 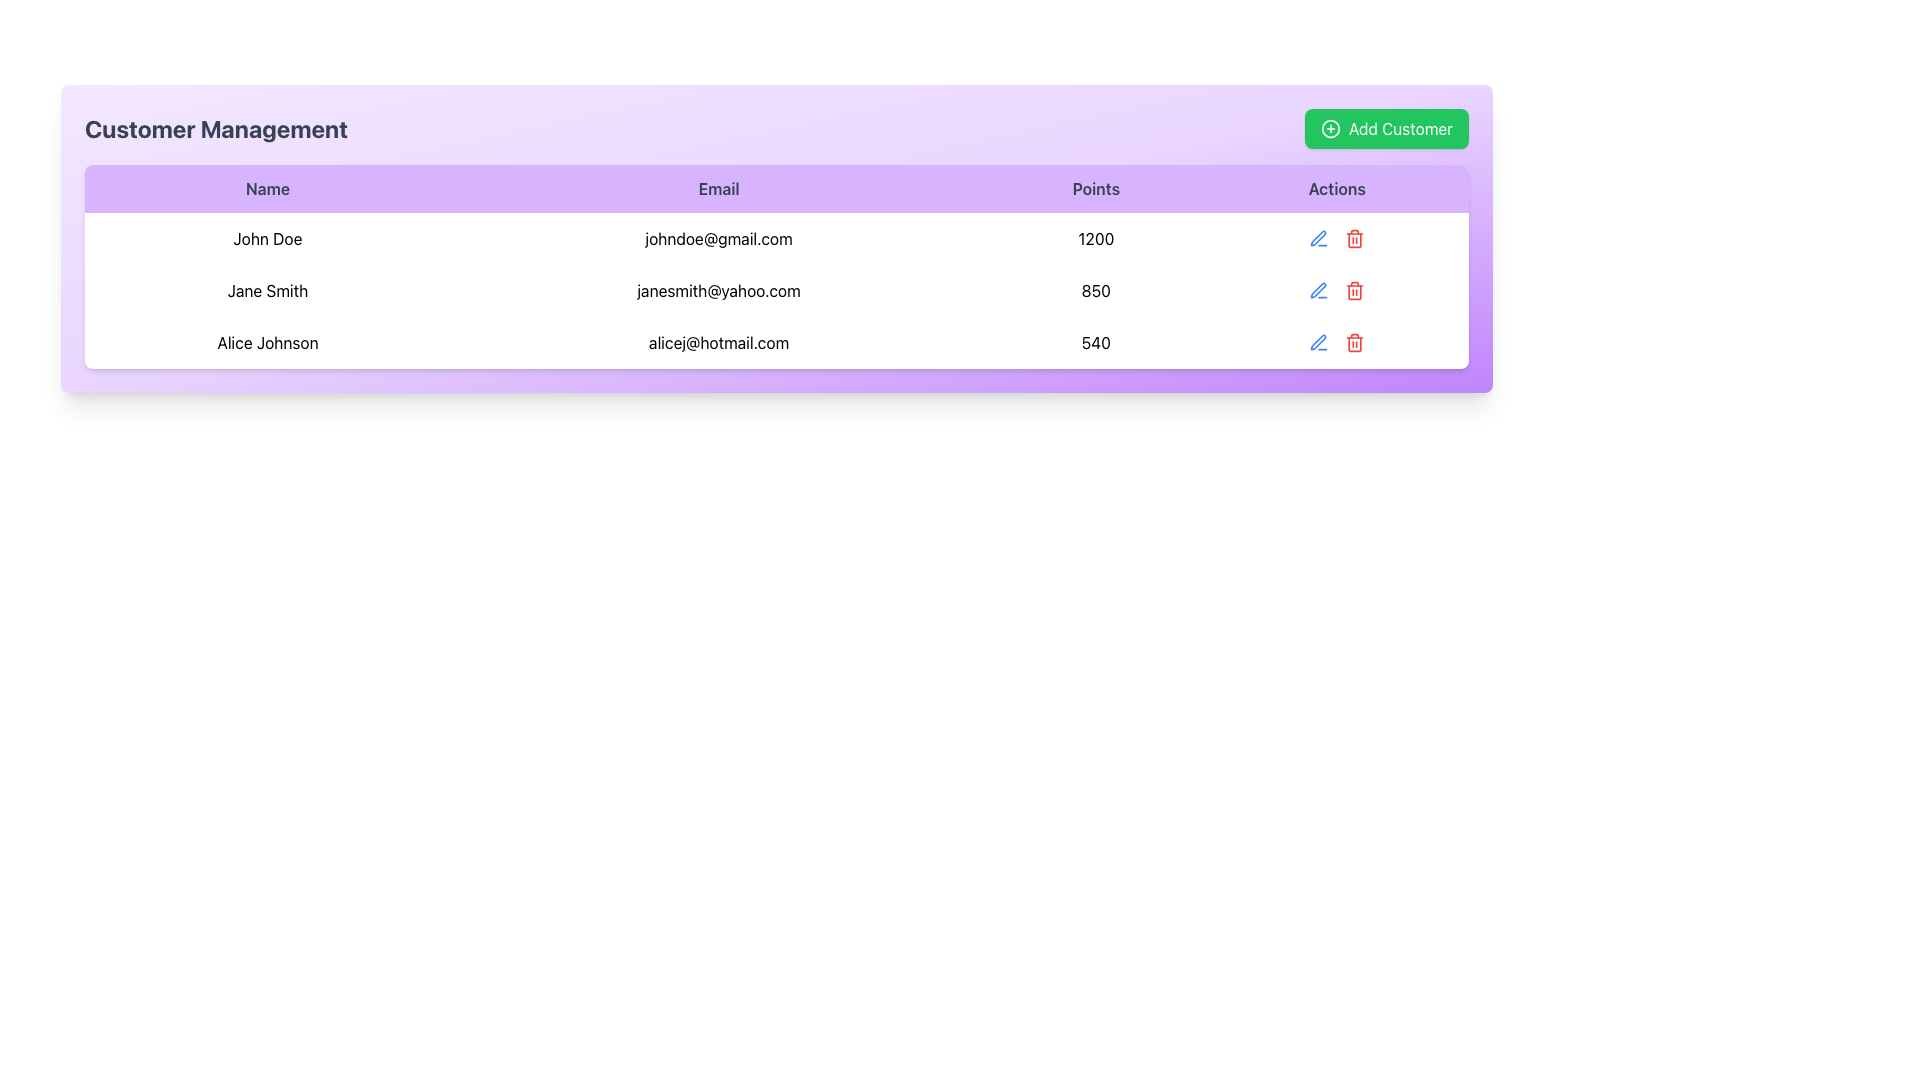 I want to click on the red trash bin icon button, which is the third action button in the last row under the 'Actions' column for user 'Alice Johnson', so click(x=1355, y=342).